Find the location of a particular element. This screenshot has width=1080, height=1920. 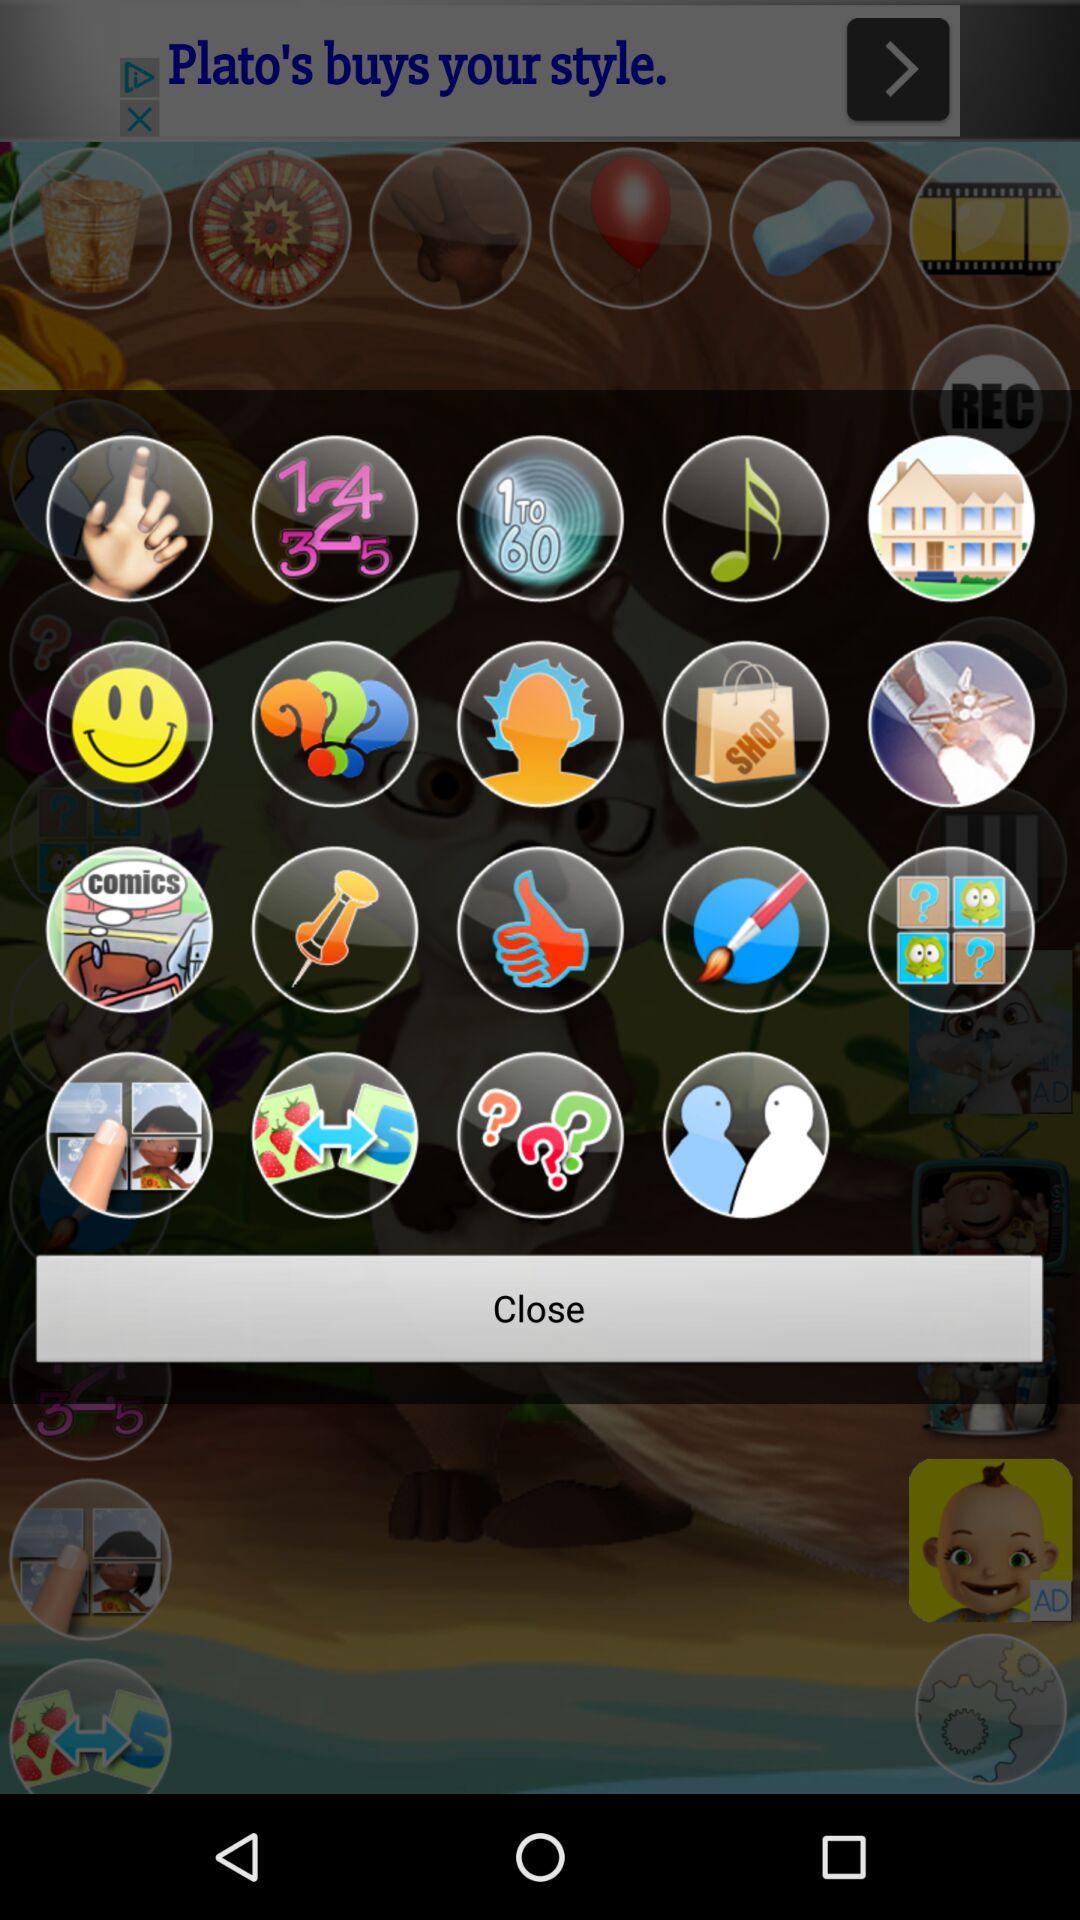

open app is located at coordinates (333, 1135).